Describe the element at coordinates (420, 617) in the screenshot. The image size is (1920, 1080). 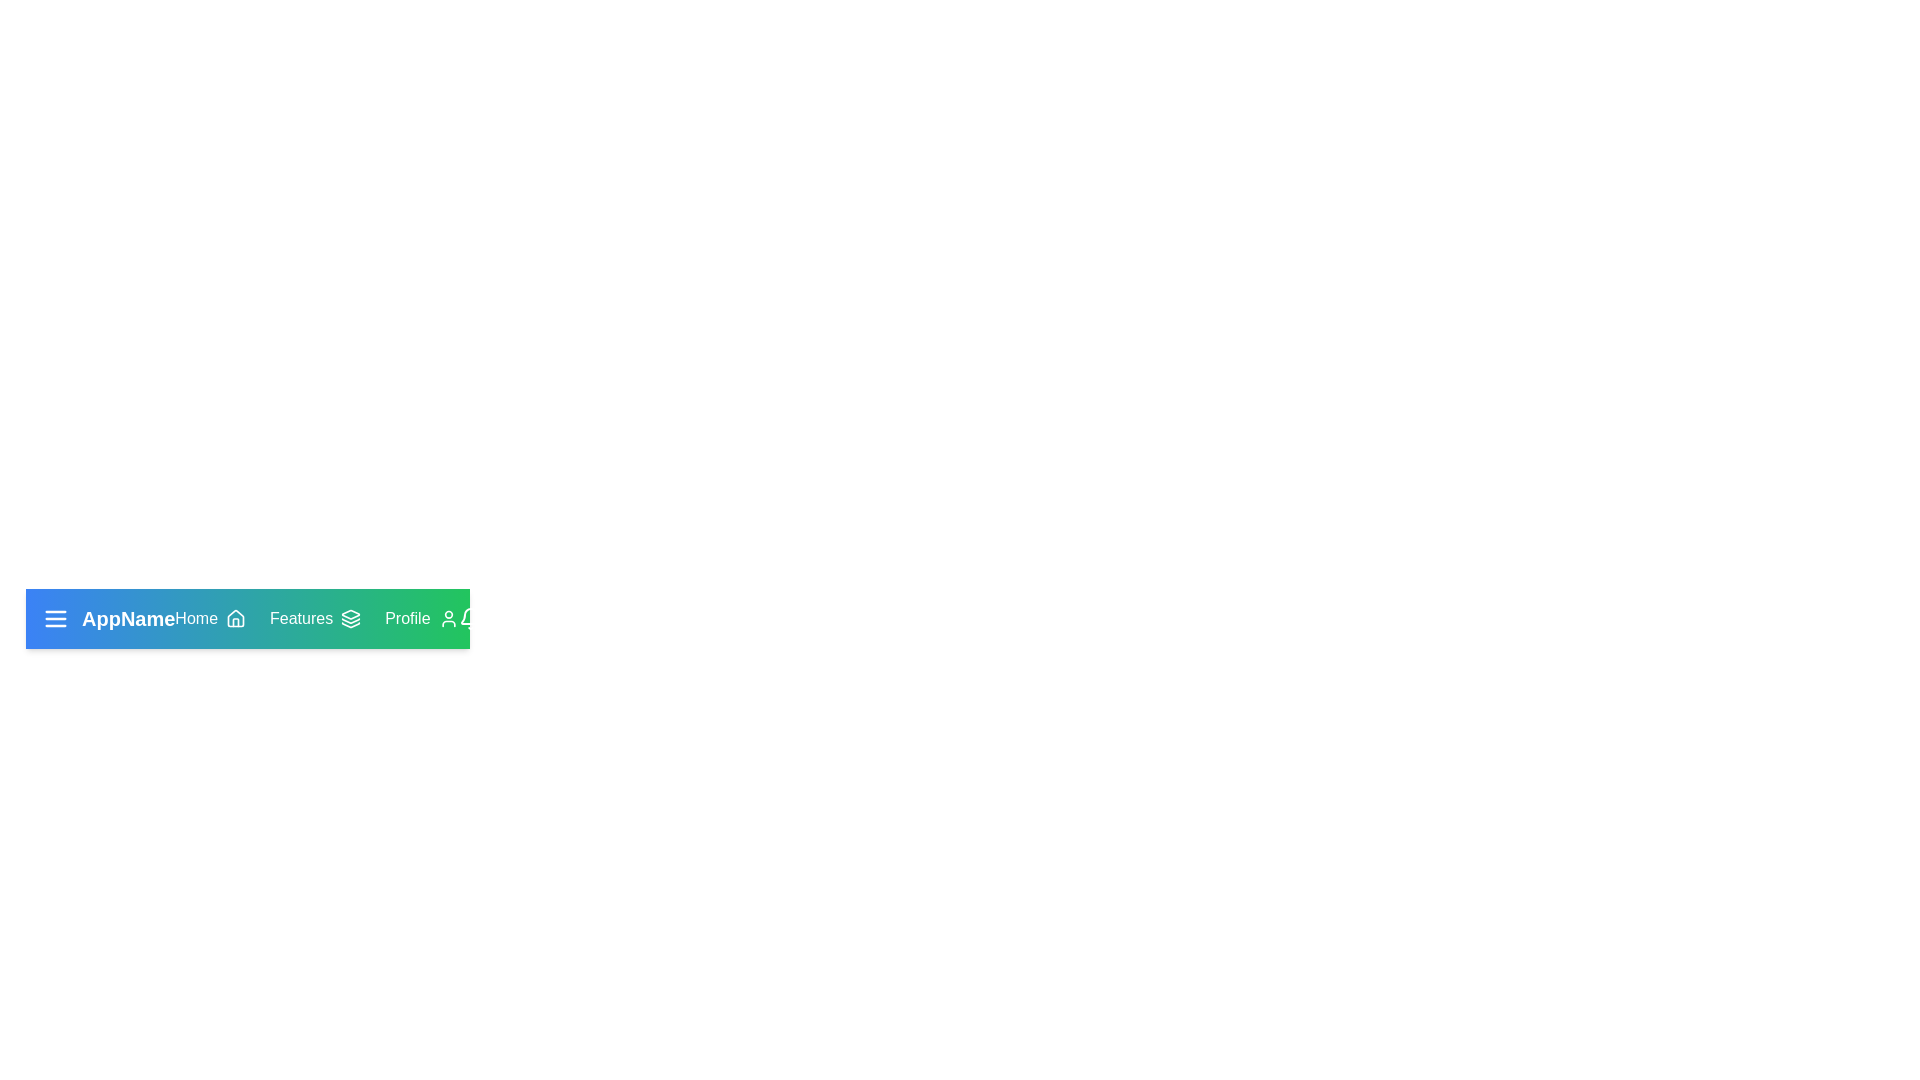
I see `the interactive element ProfileButton to view its hover effect` at that location.